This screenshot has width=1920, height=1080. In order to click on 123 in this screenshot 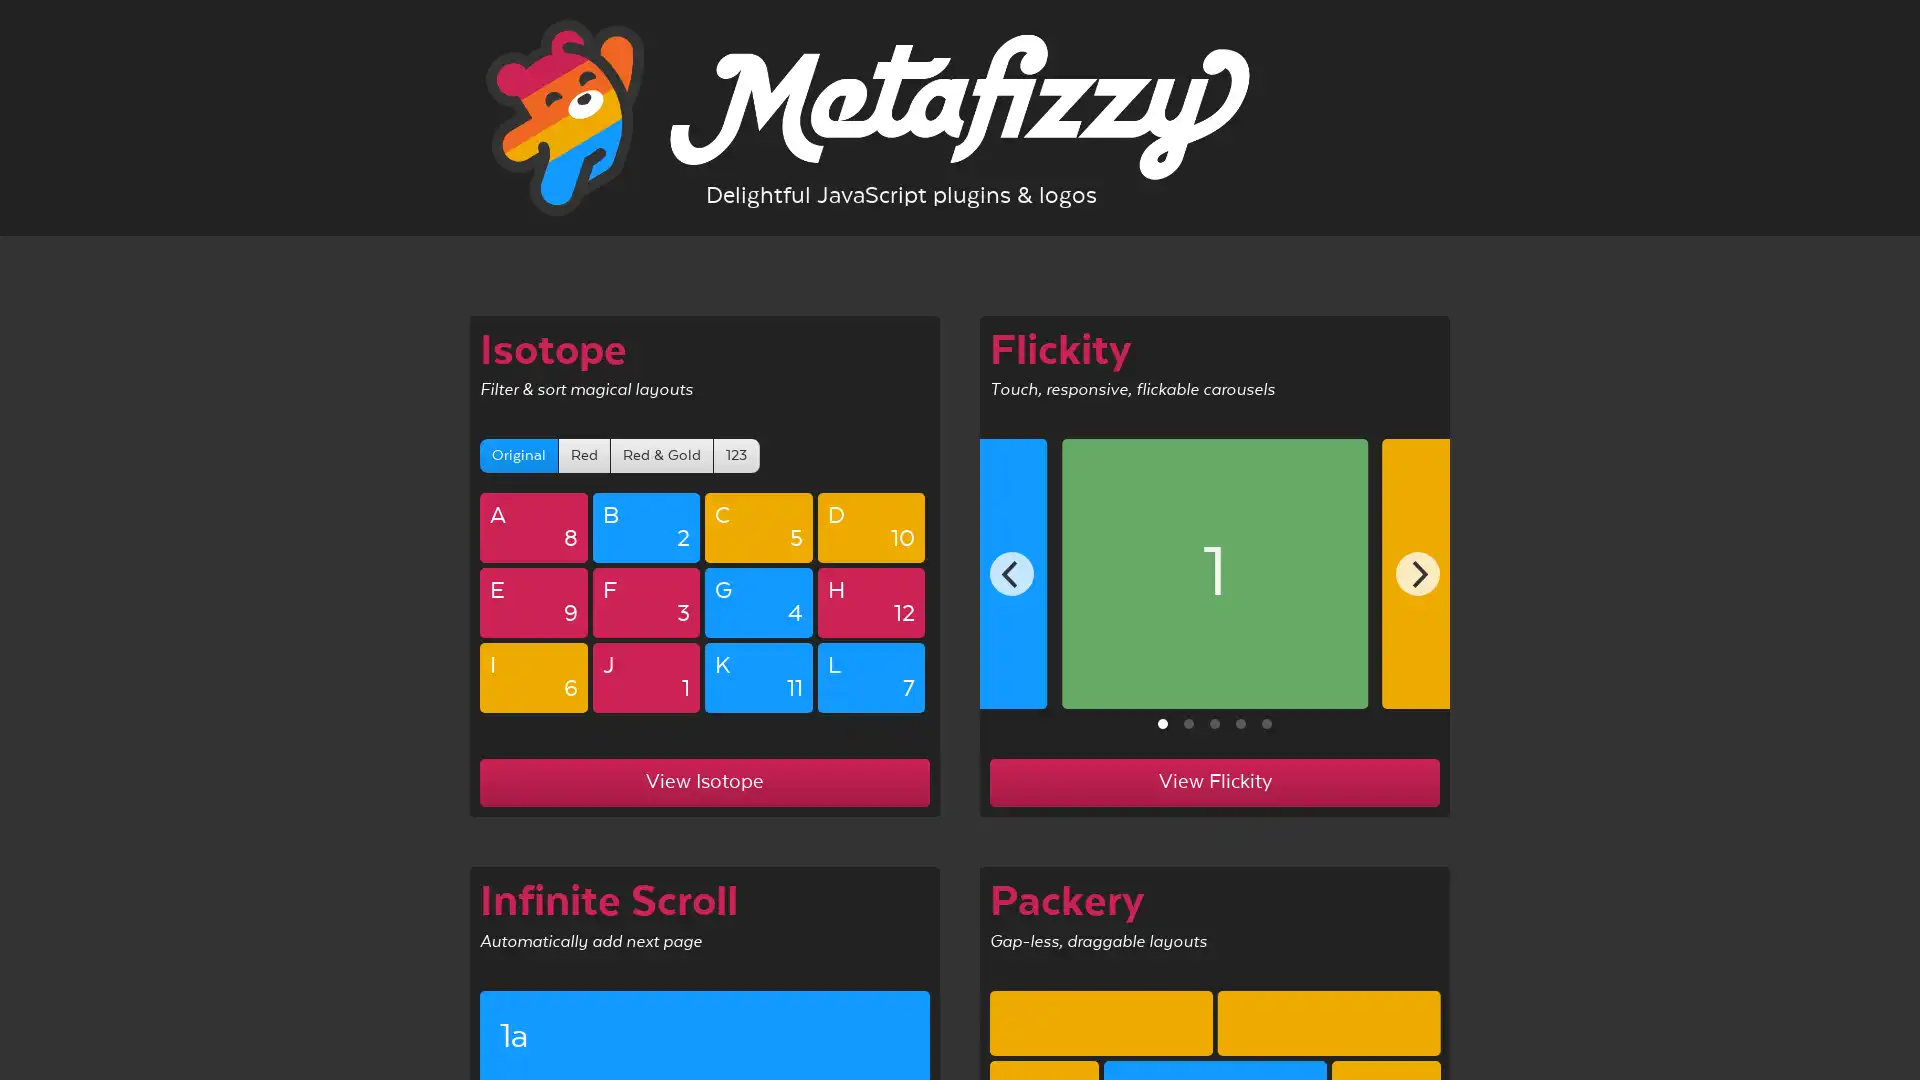, I will do `click(736, 455)`.